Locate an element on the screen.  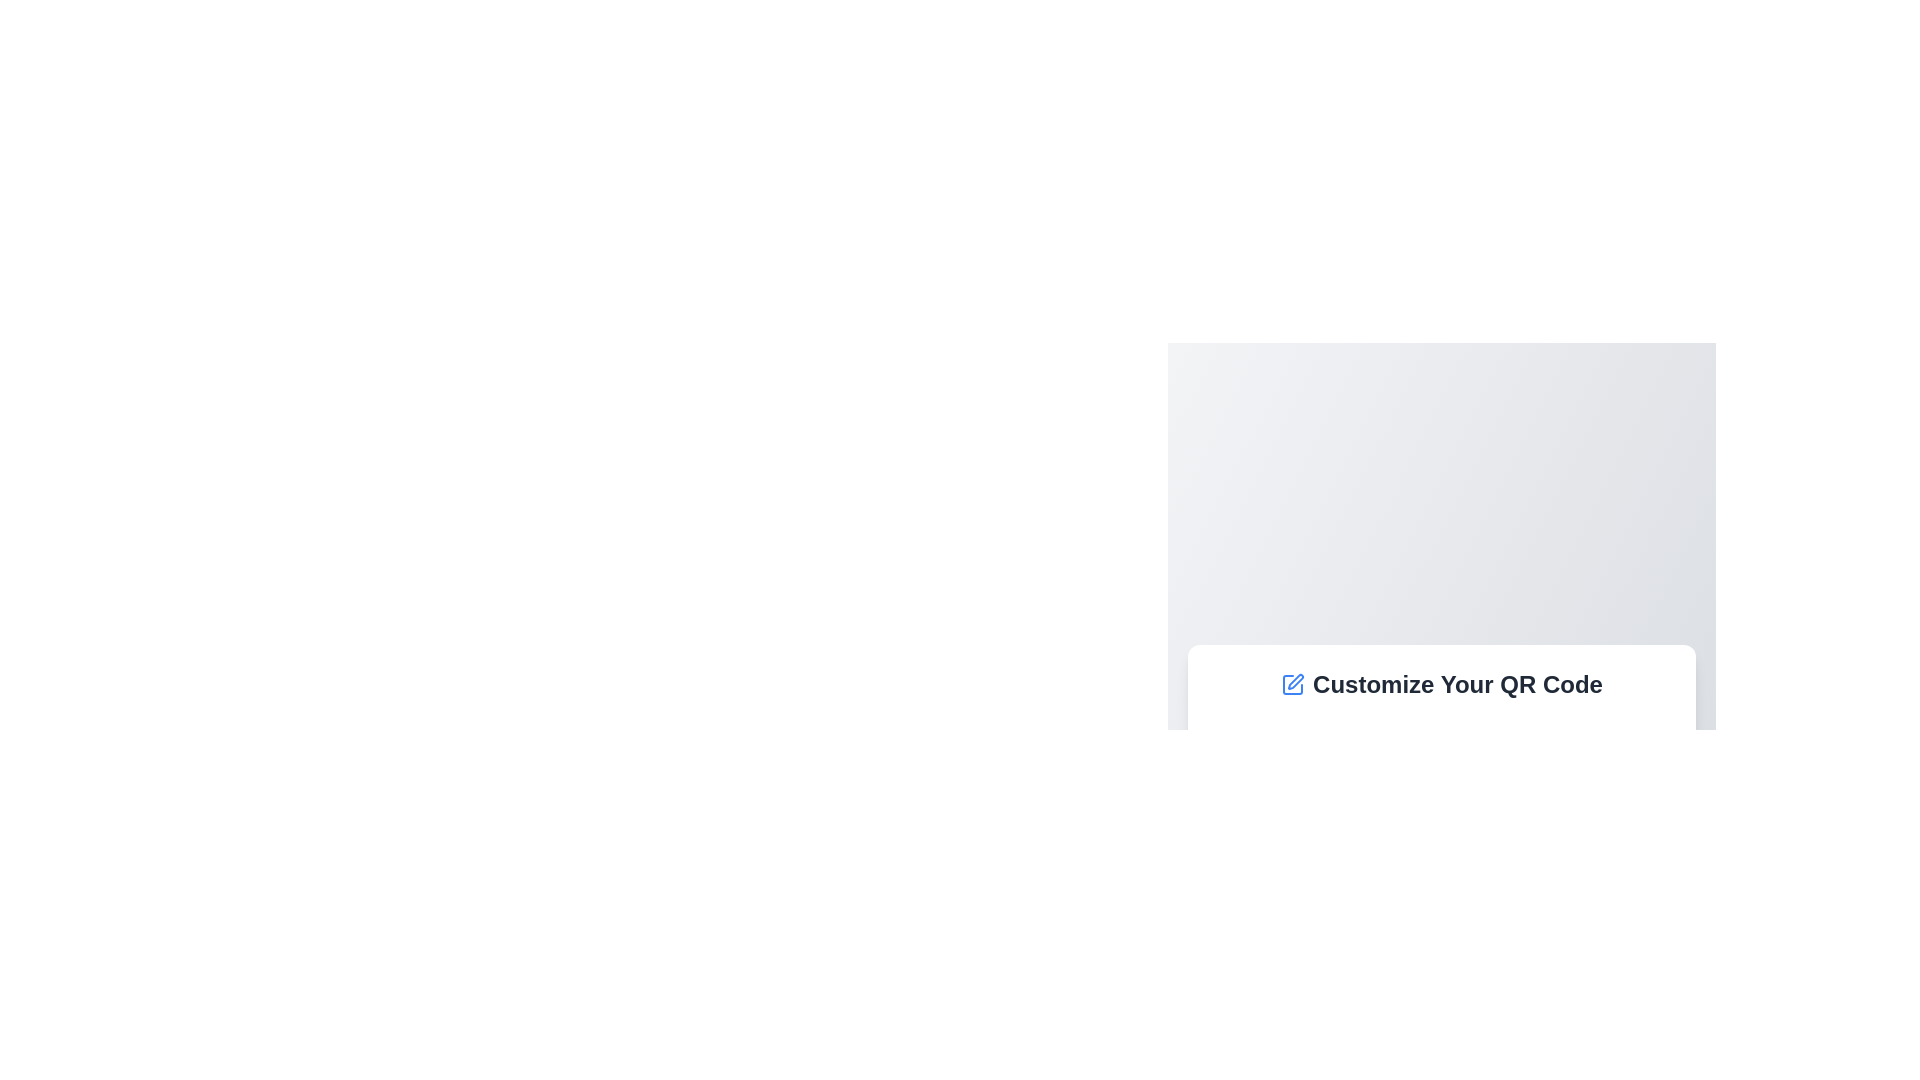
the Text Display with Icon that indicates customization options for the QR code in the section is located at coordinates (1441, 684).